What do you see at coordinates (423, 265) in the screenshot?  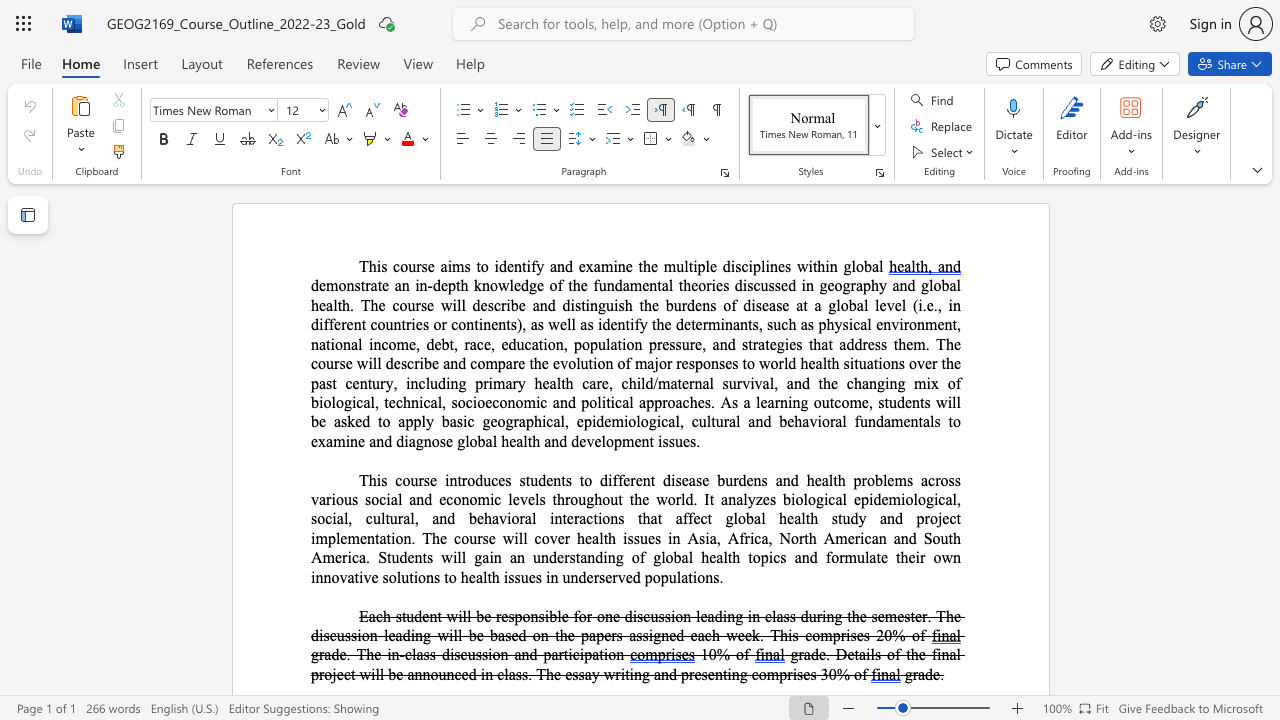 I see `the 2th character "s" in the text` at bounding box center [423, 265].